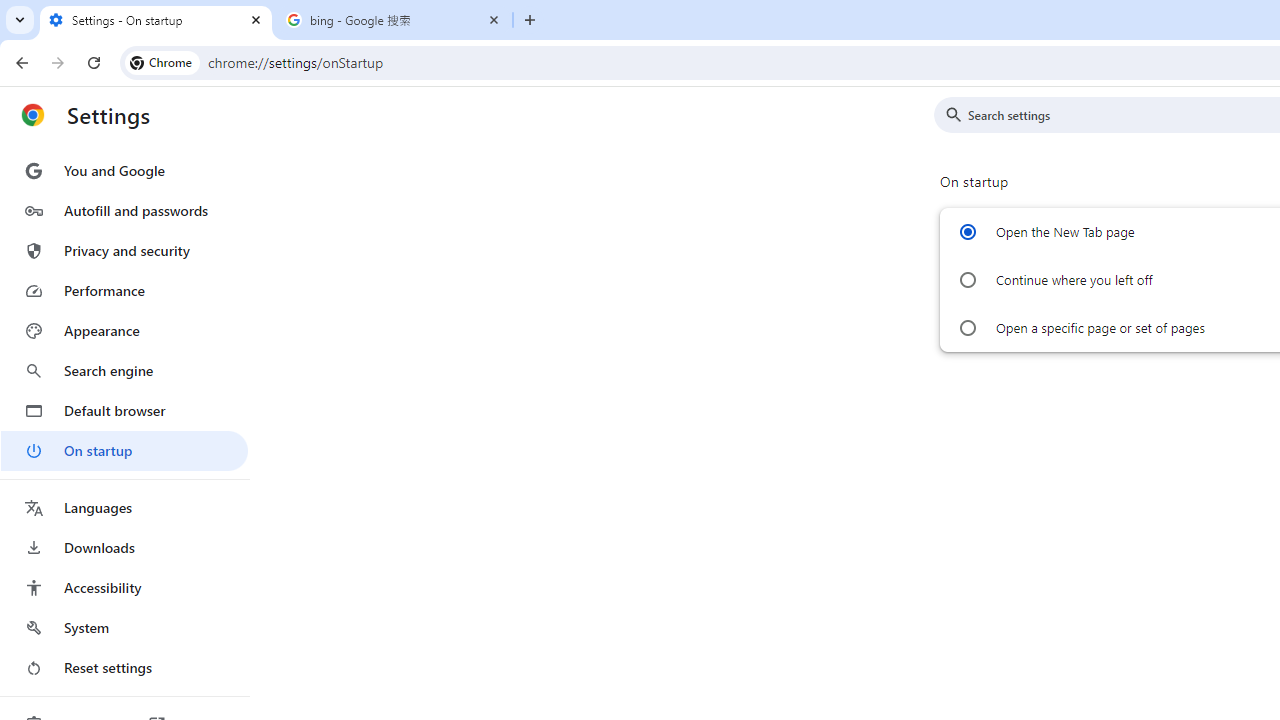 Image resolution: width=1280 pixels, height=720 pixels. Describe the element at coordinates (155, 20) in the screenshot. I see `'Settings - On startup'` at that location.